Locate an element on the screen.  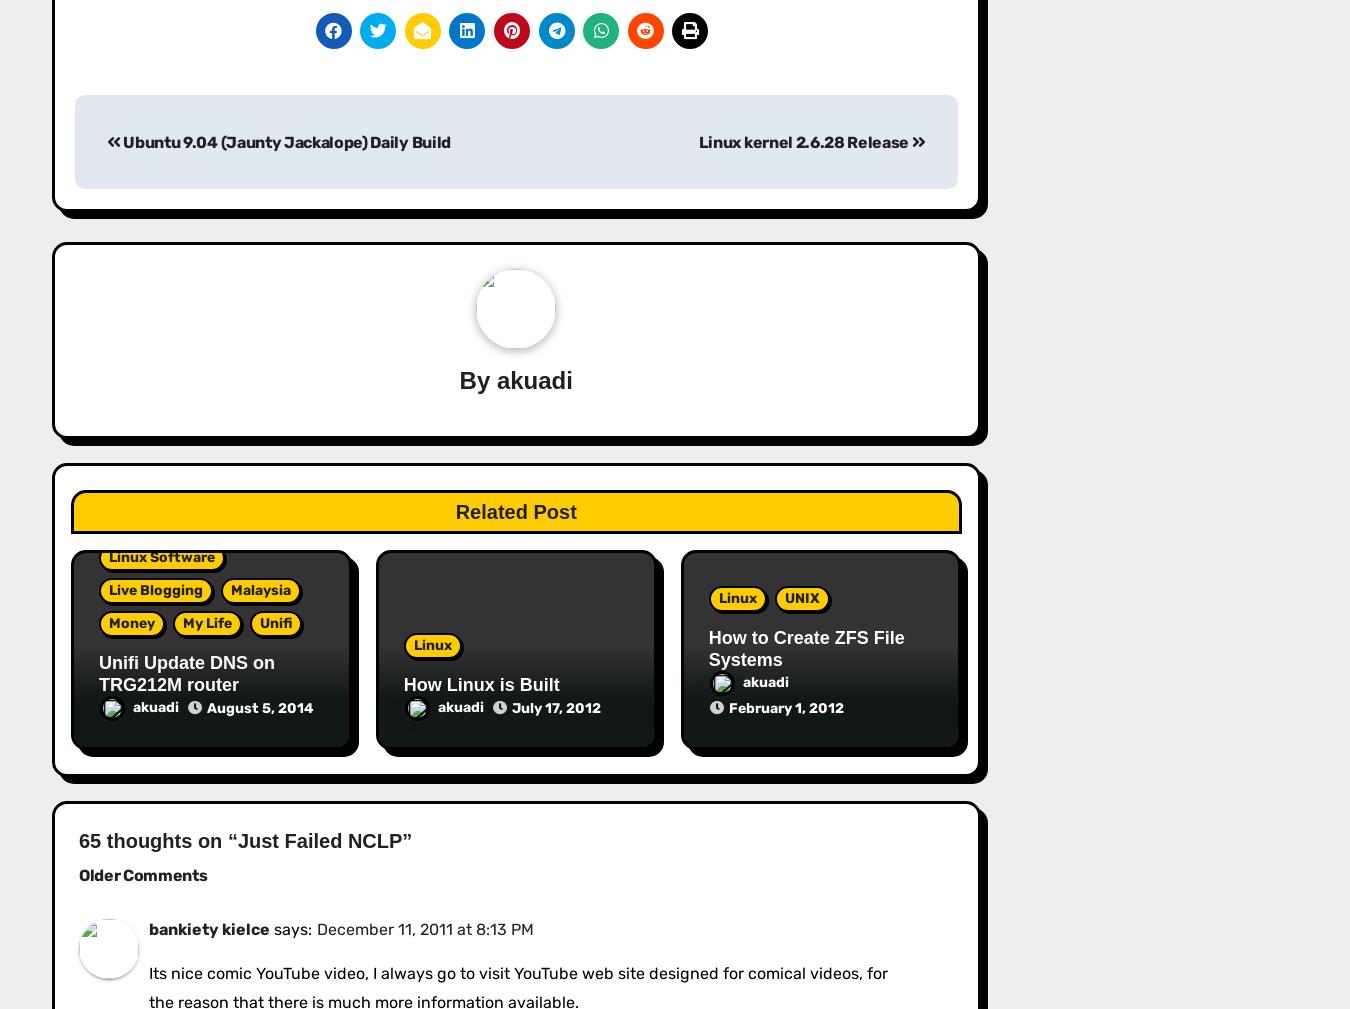
'Single Application Solution vs Multiple Localization Applications: Best Approach for Global Expansion – Lessons from Grab and Facebook' is located at coordinates (409, 597).